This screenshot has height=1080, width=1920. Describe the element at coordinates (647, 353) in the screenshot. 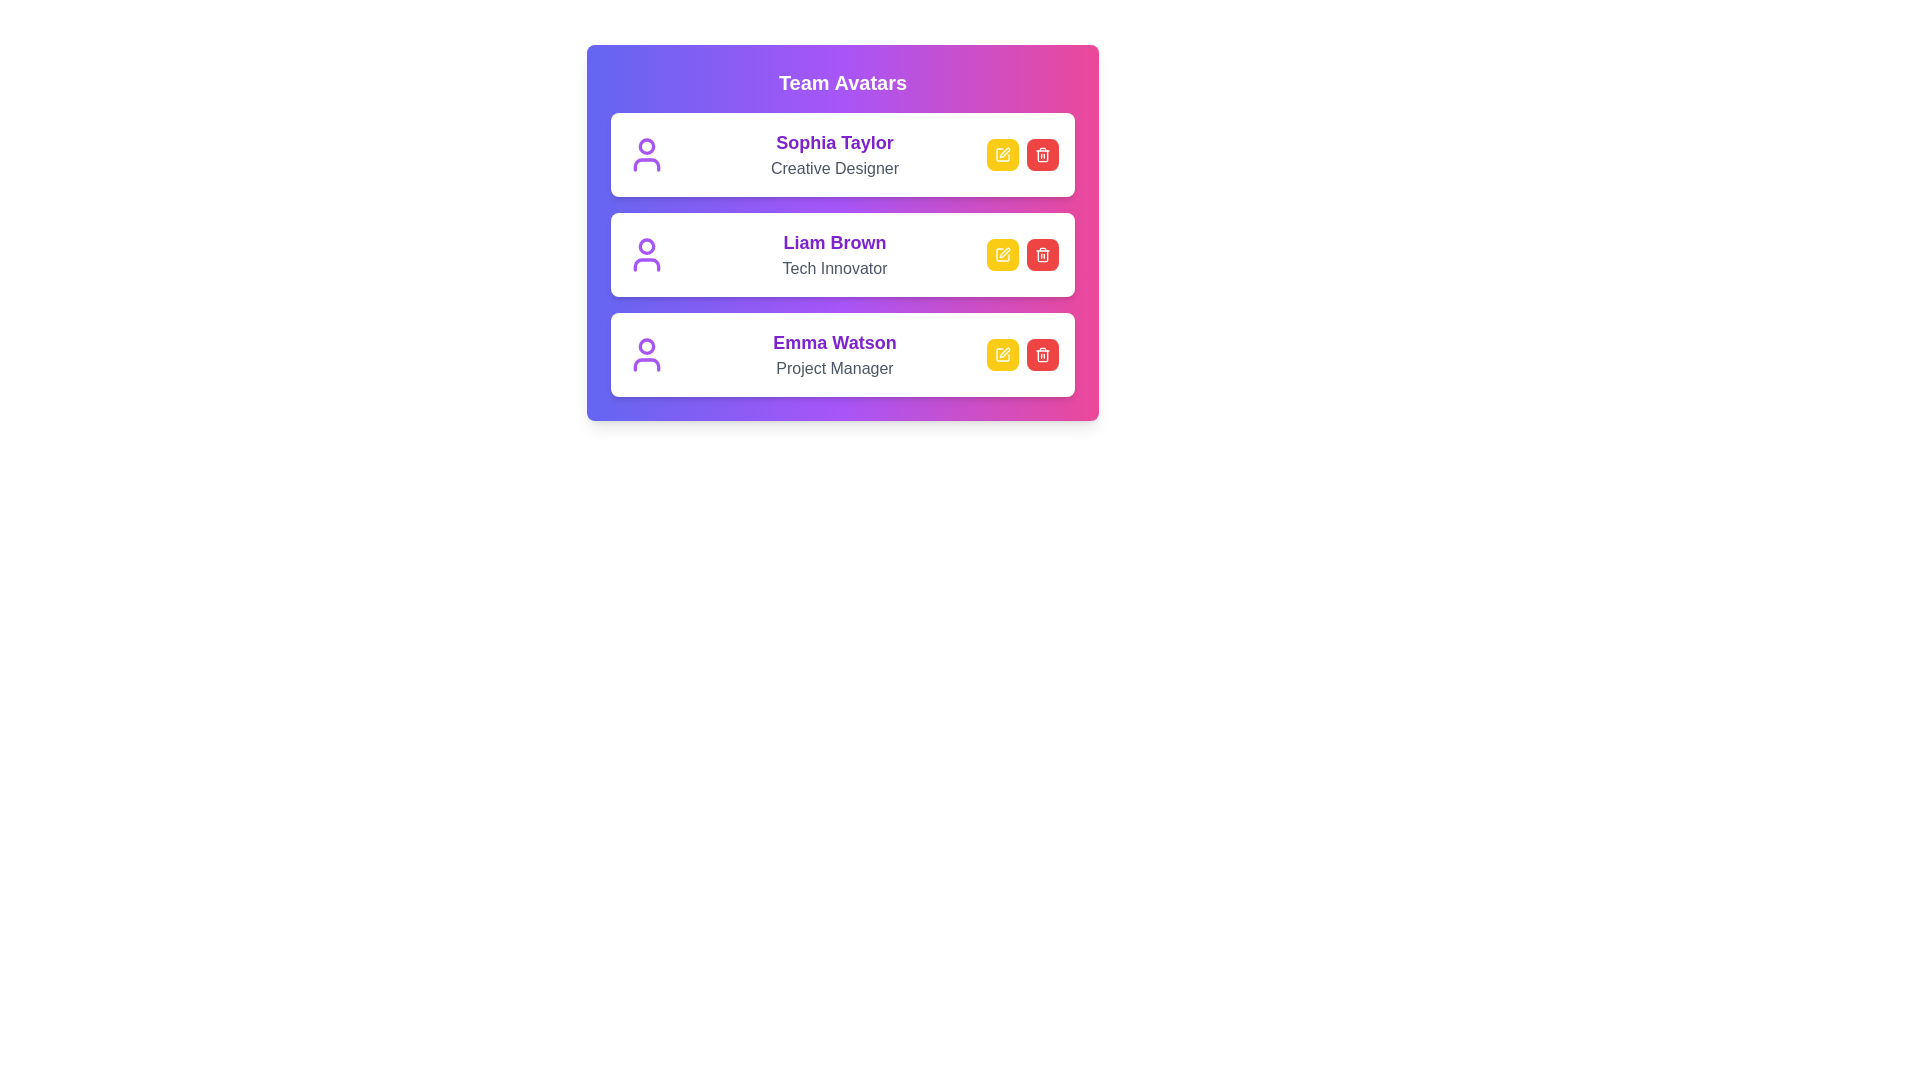

I see `the user icon representing Emma Watson, located in the third row of the vertical list of team avatars, aligned to the far left of the row` at that location.